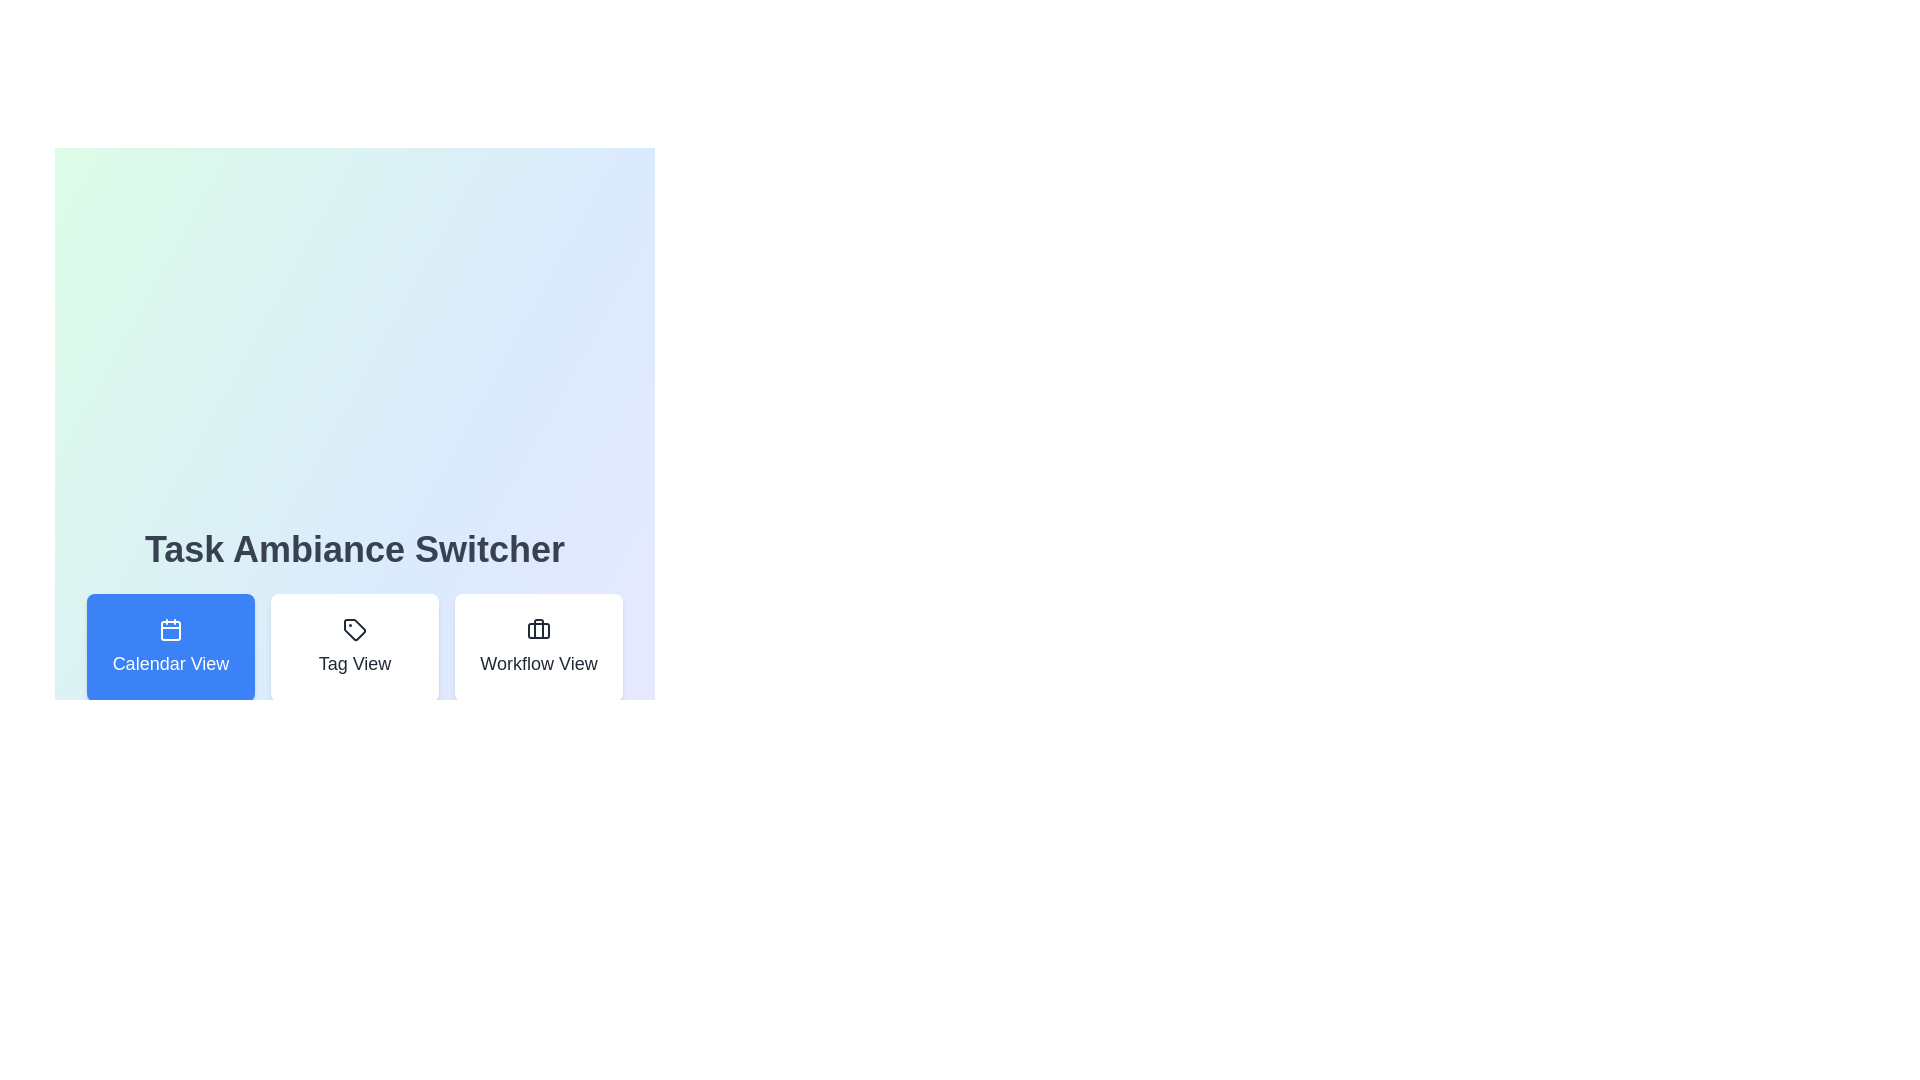  What do you see at coordinates (171, 648) in the screenshot?
I see `the blue rectangular button labeled 'Calendar View' with a white calendar icon, located in the lower section of the interface under 'Task Ambiance Switcher', to trigger a tooltip or effect` at bounding box center [171, 648].